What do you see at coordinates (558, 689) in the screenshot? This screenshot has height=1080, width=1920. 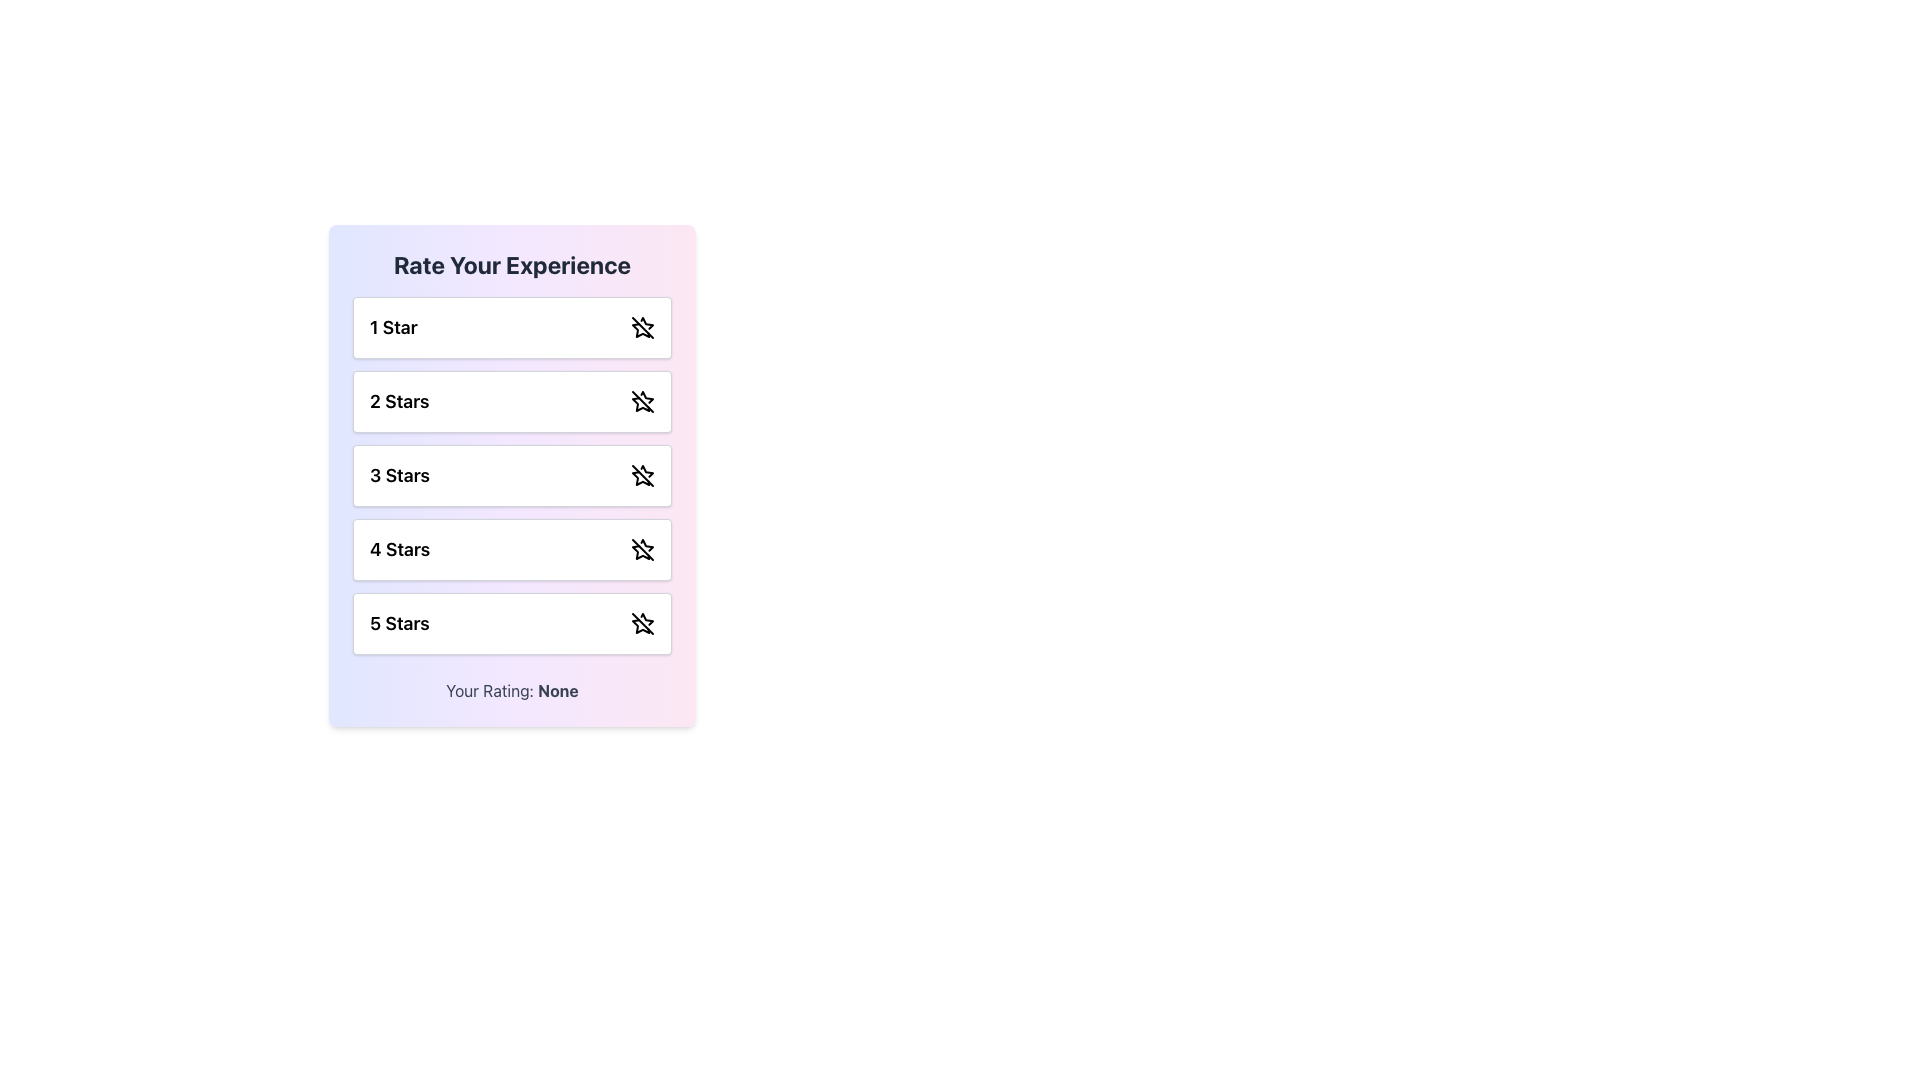 I see `the text label displaying 'None' in bold, which is part of the sentence 'Your Rating: None' located at the bottom of the panel` at bounding box center [558, 689].